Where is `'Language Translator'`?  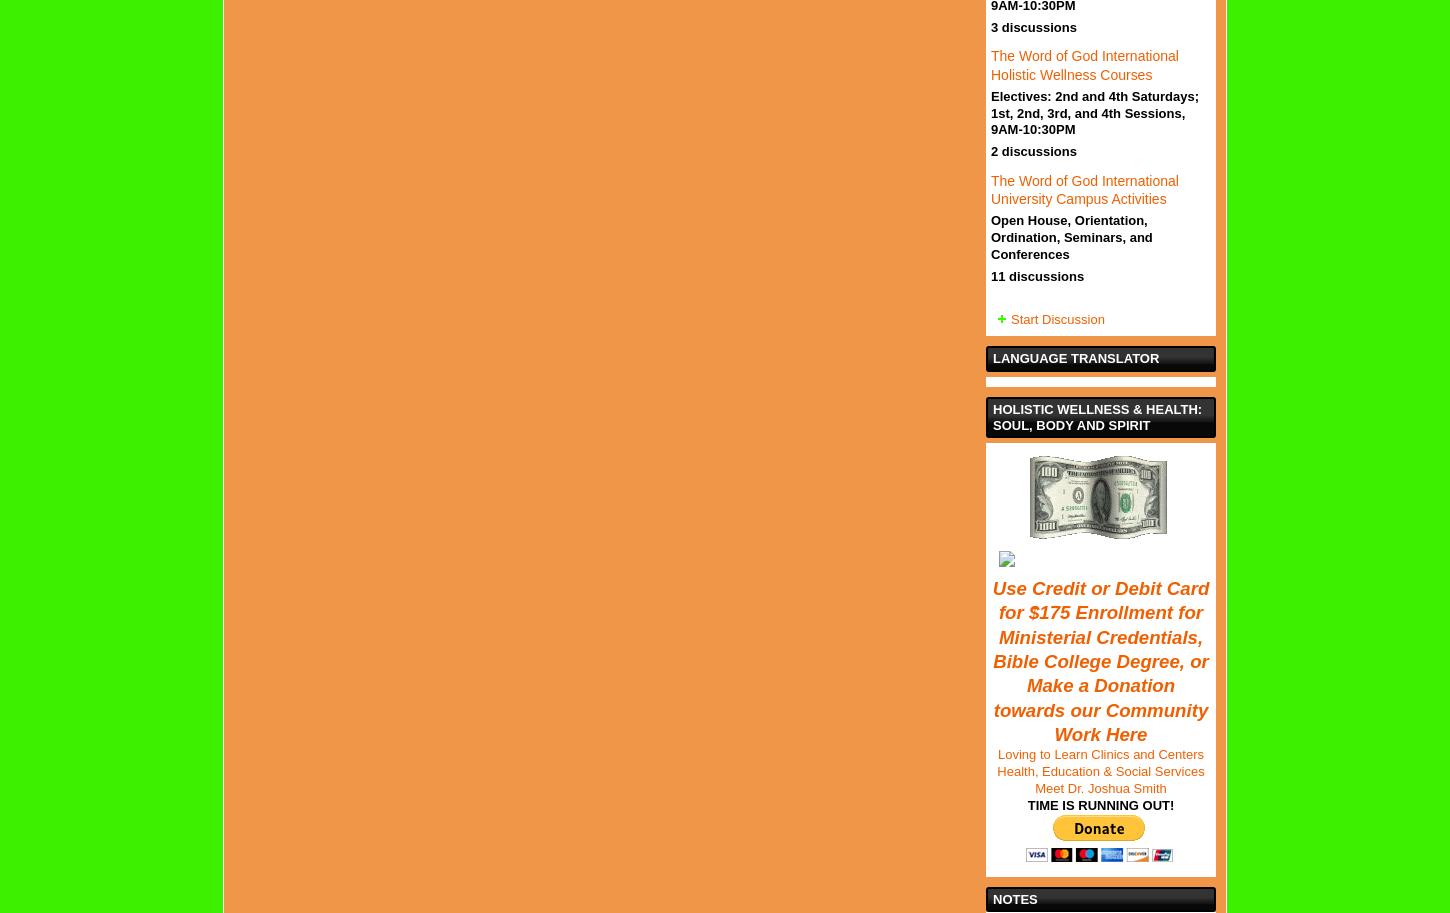
'Language Translator' is located at coordinates (1076, 358).